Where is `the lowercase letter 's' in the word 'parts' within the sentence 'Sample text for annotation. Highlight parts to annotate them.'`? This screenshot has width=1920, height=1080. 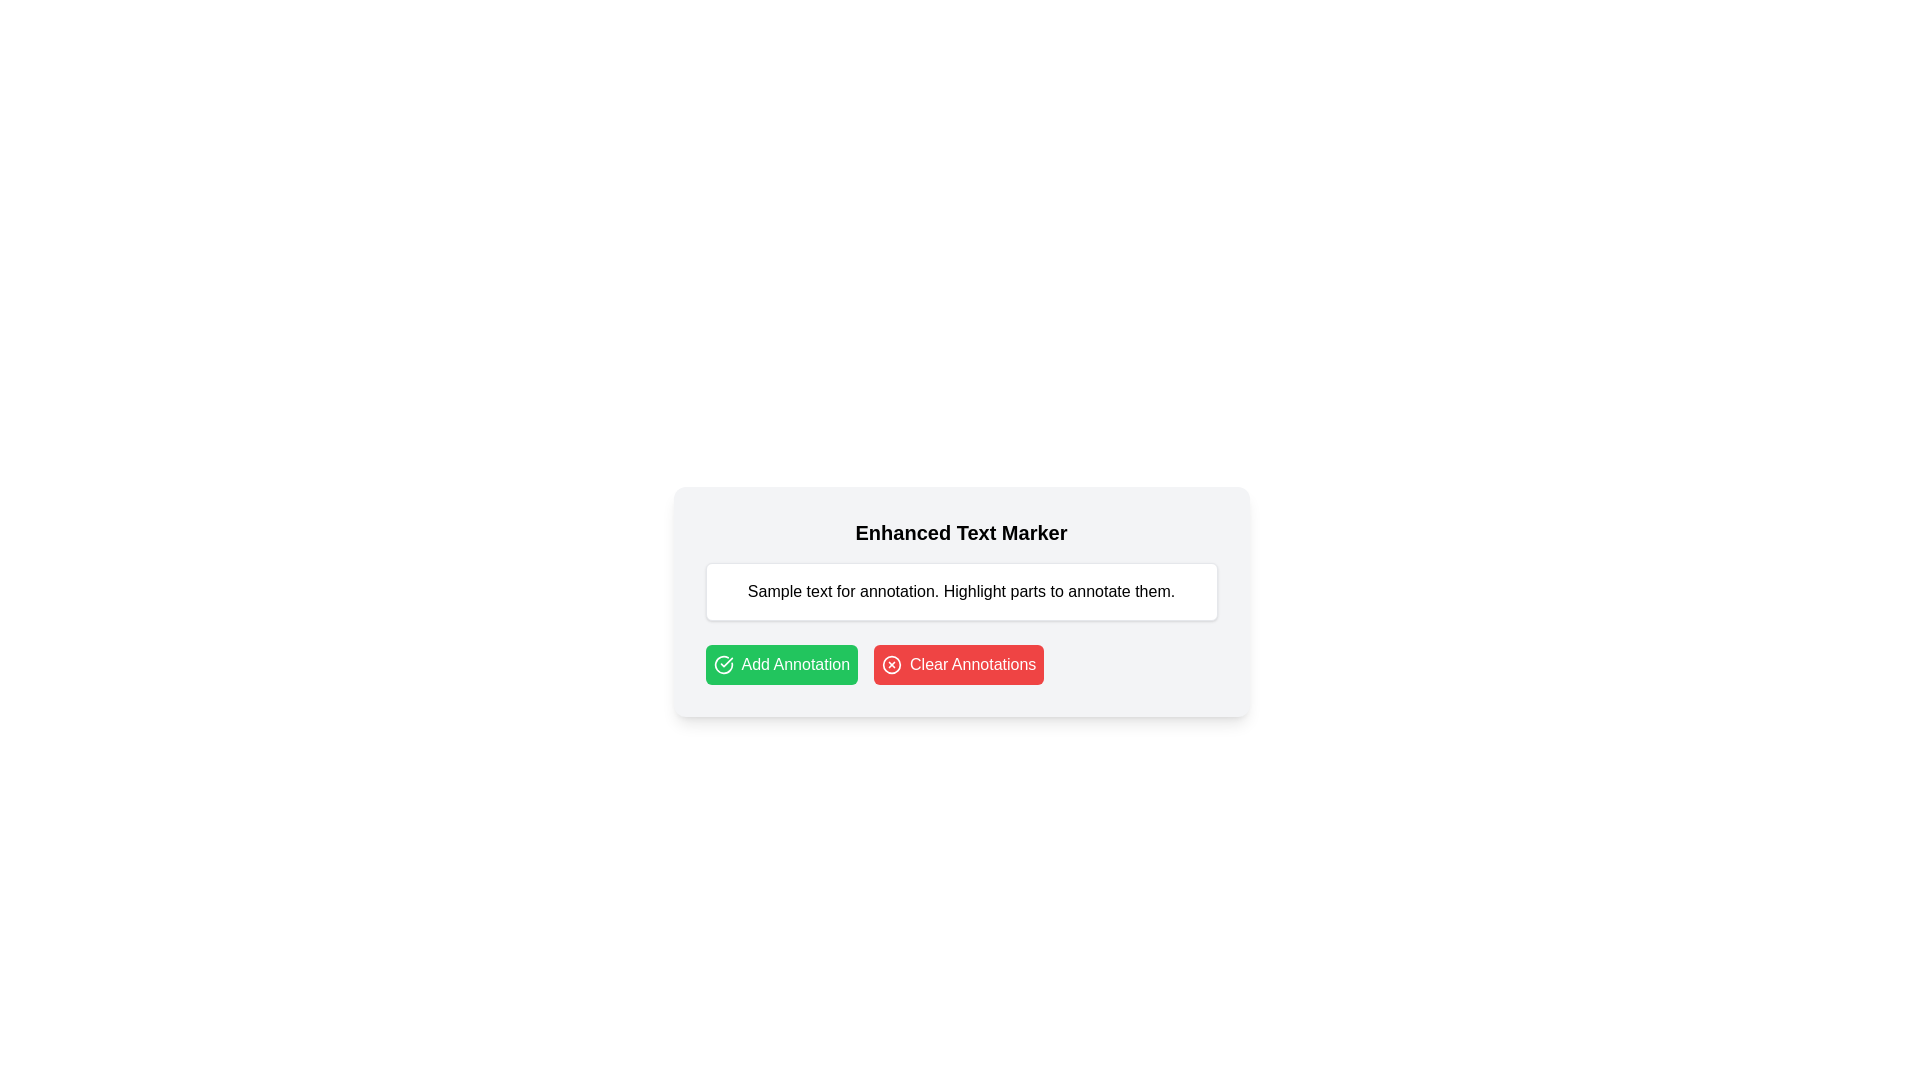
the lowercase letter 's' in the word 'parts' within the sentence 'Sample text for annotation. Highlight parts to annotate them.' is located at coordinates (1040, 590).